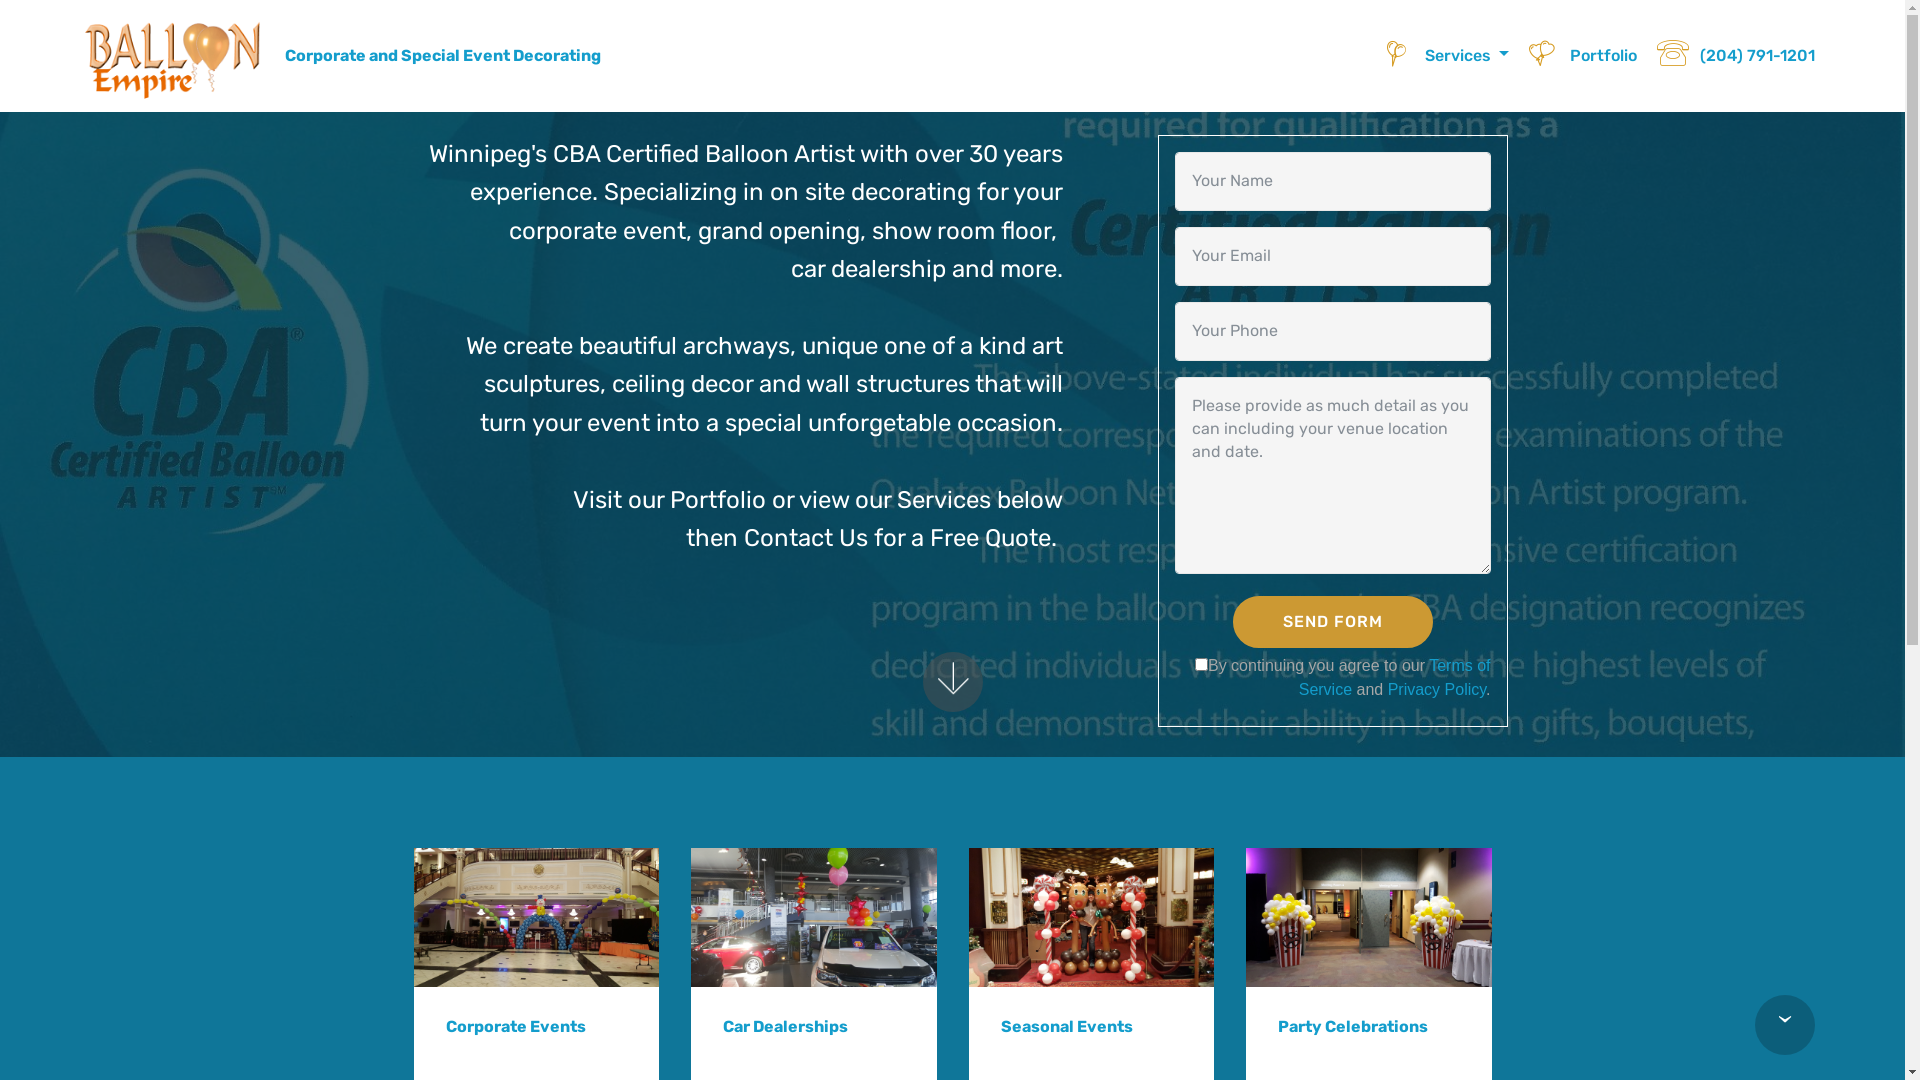 This screenshot has width=1920, height=1080. What do you see at coordinates (537, 917) in the screenshot?
I see `'Clown Walk Thru Archway'` at bounding box center [537, 917].